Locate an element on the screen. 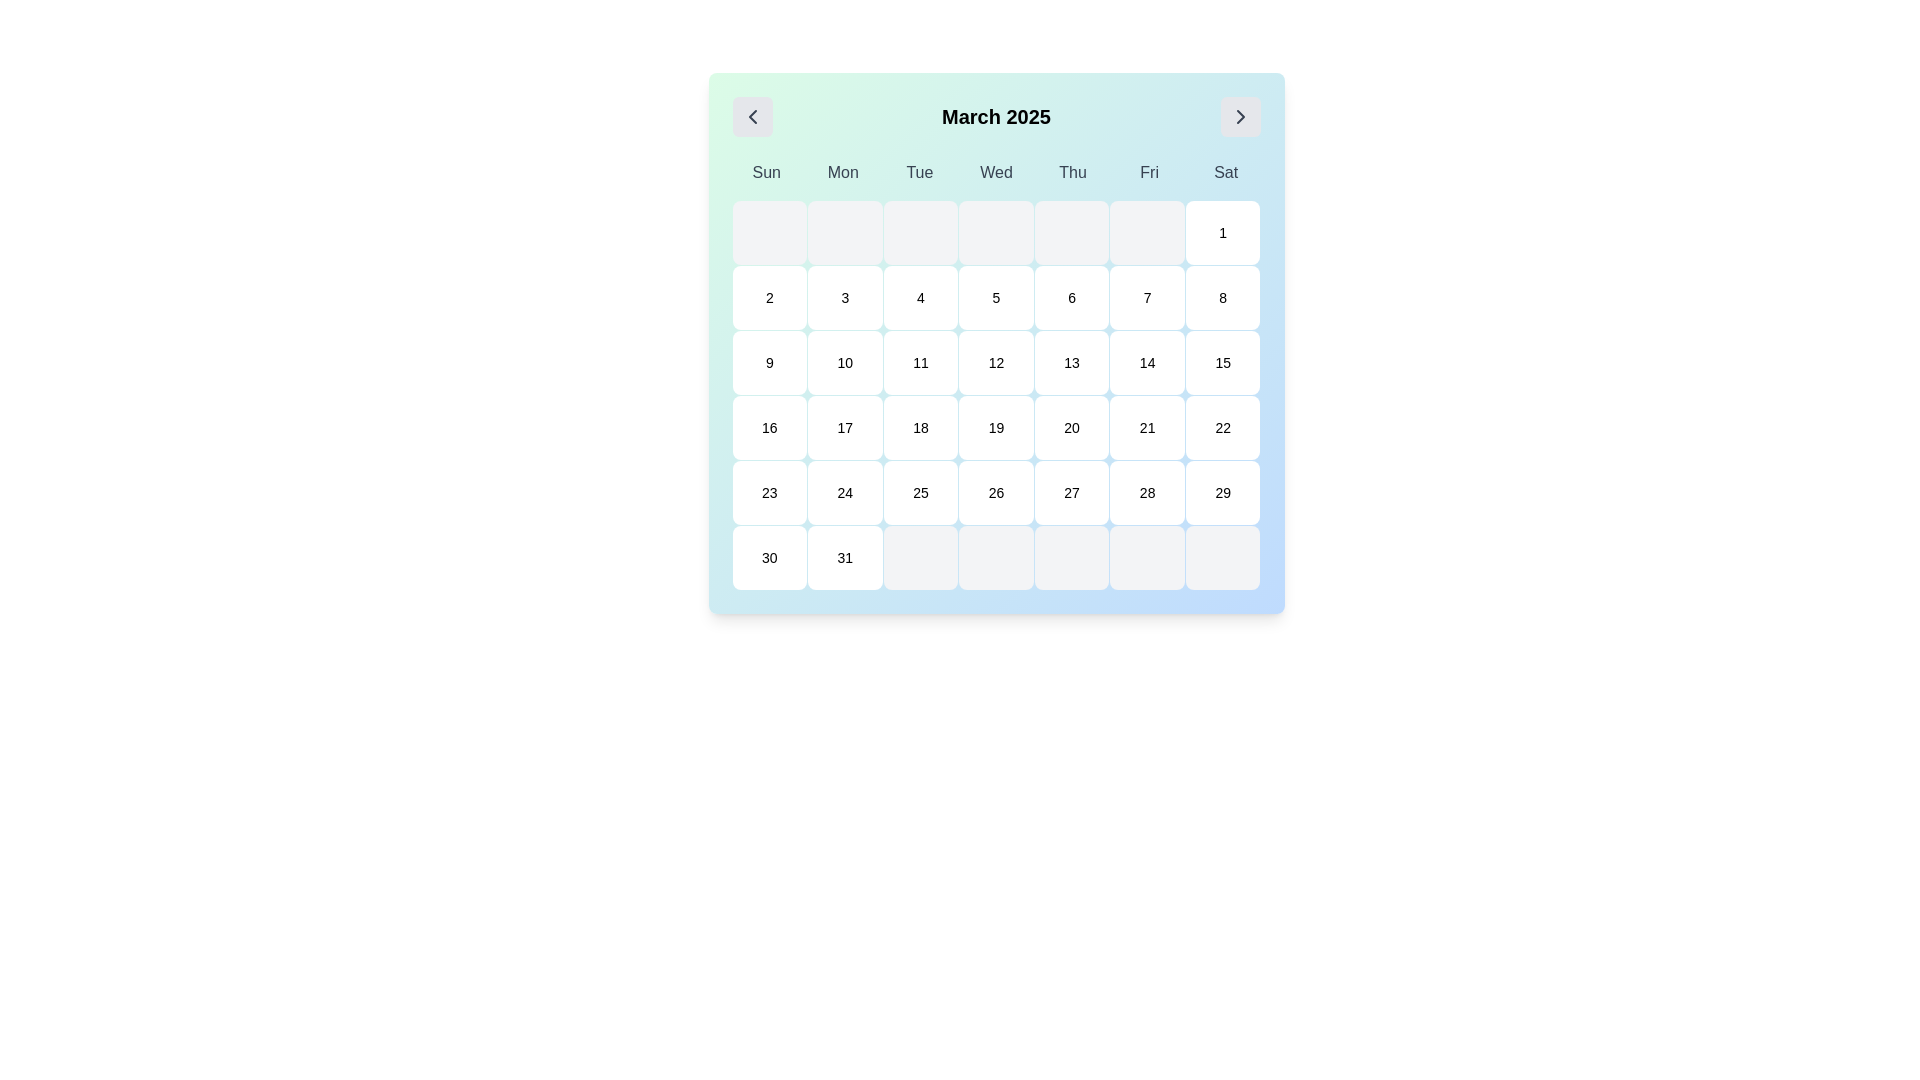 This screenshot has width=1920, height=1080. the square-shaped button labeled '31' in the last row and sixth column of the monthly calendar grid is located at coordinates (845, 558).